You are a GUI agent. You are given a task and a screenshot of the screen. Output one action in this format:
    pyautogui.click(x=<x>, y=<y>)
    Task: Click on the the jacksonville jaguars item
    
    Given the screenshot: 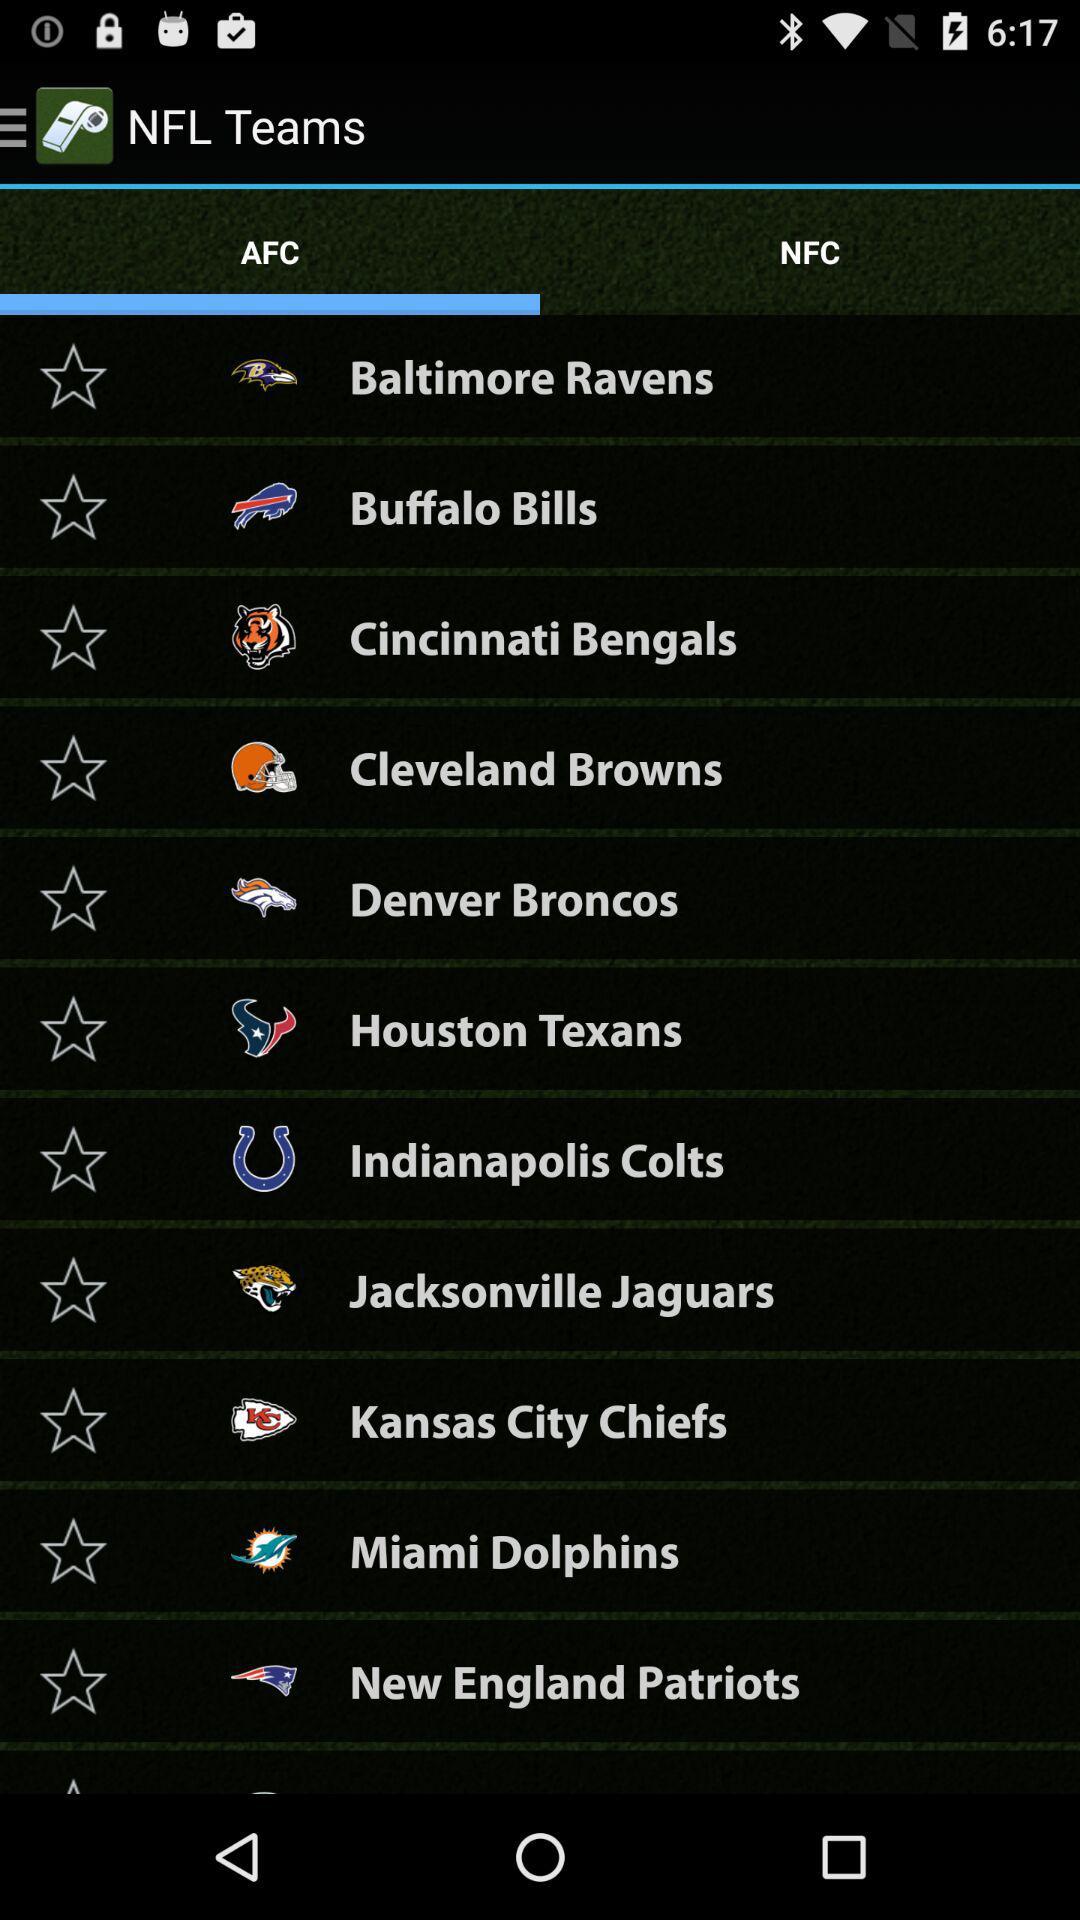 What is the action you would take?
    pyautogui.click(x=562, y=1289)
    